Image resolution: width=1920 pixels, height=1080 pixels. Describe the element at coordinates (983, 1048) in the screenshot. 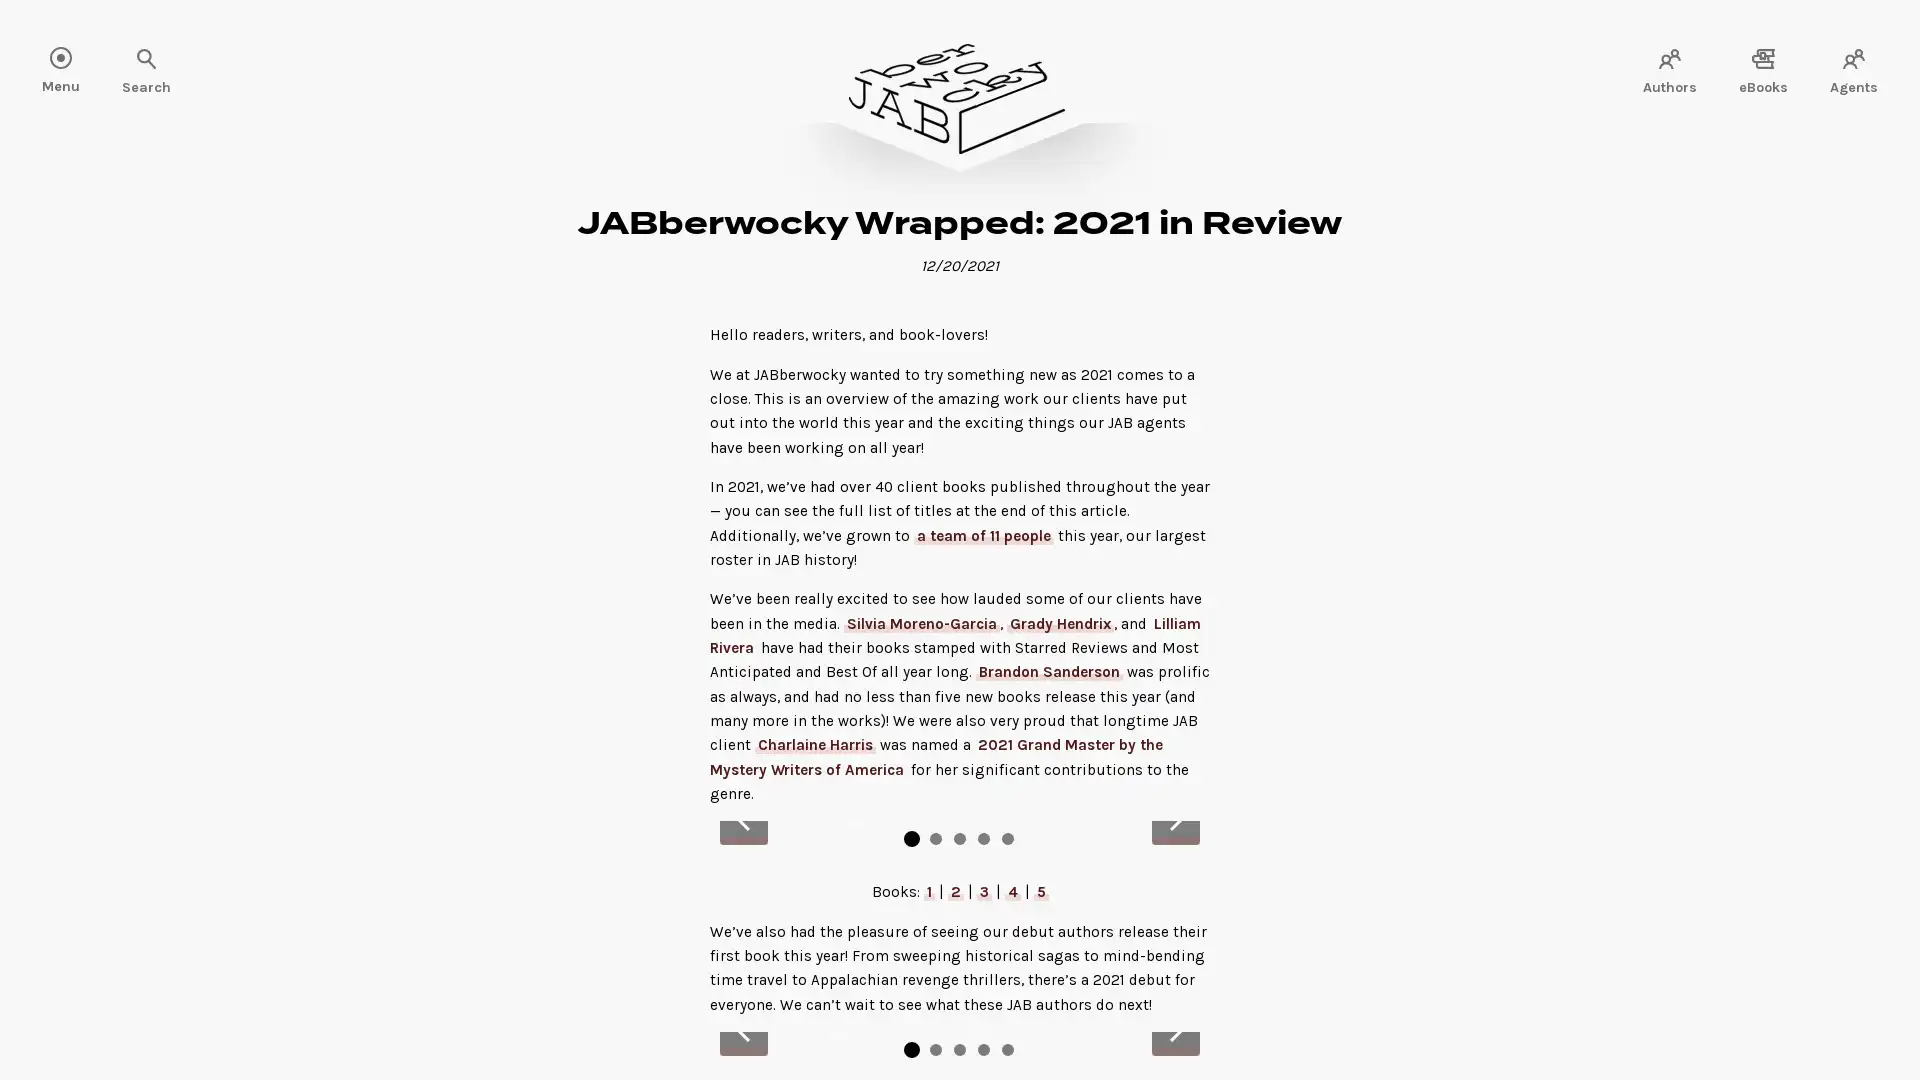

I see `Go to slide 4` at that location.